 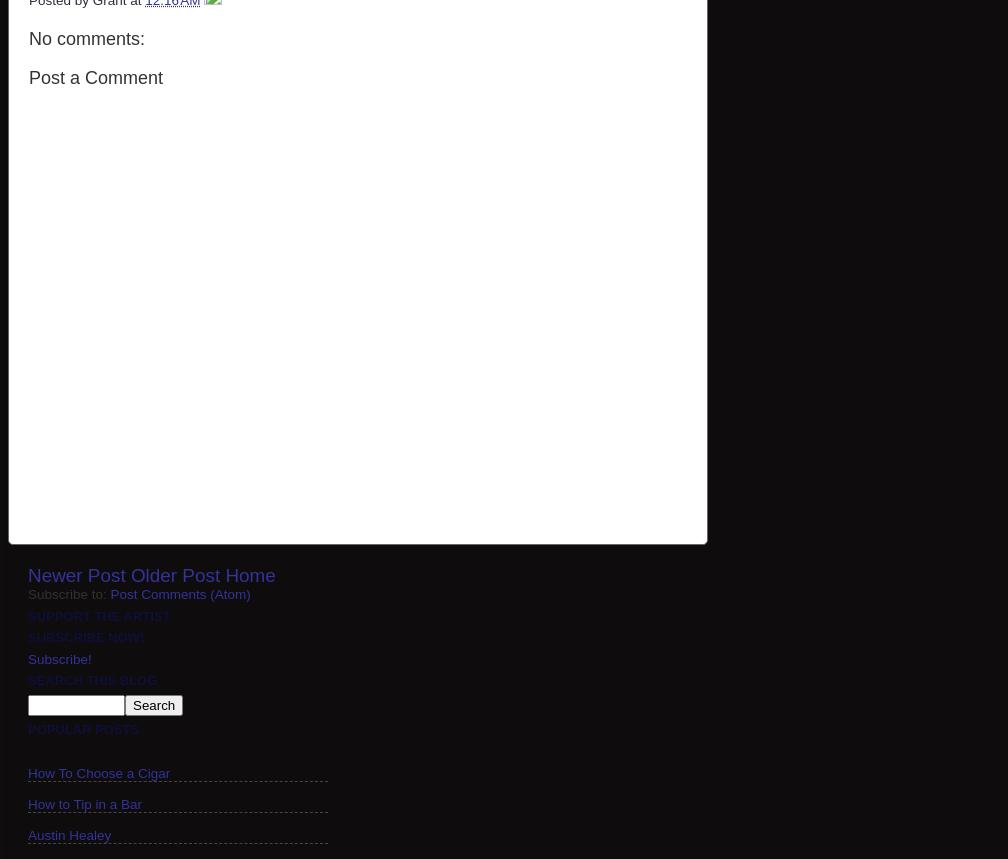 What do you see at coordinates (180, 594) in the screenshot?
I see `'Post Comments (Atom)'` at bounding box center [180, 594].